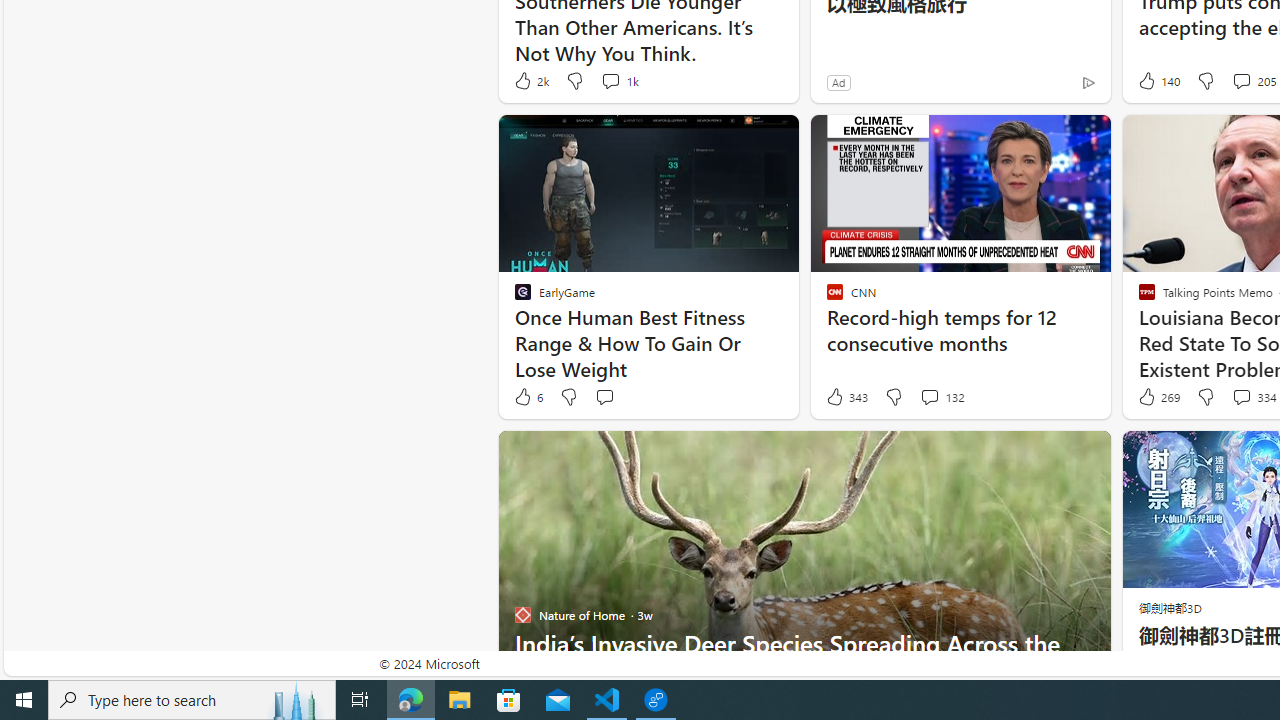  What do you see at coordinates (928, 397) in the screenshot?
I see `'View comments 132 Comment'` at bounding box center [928, 397].